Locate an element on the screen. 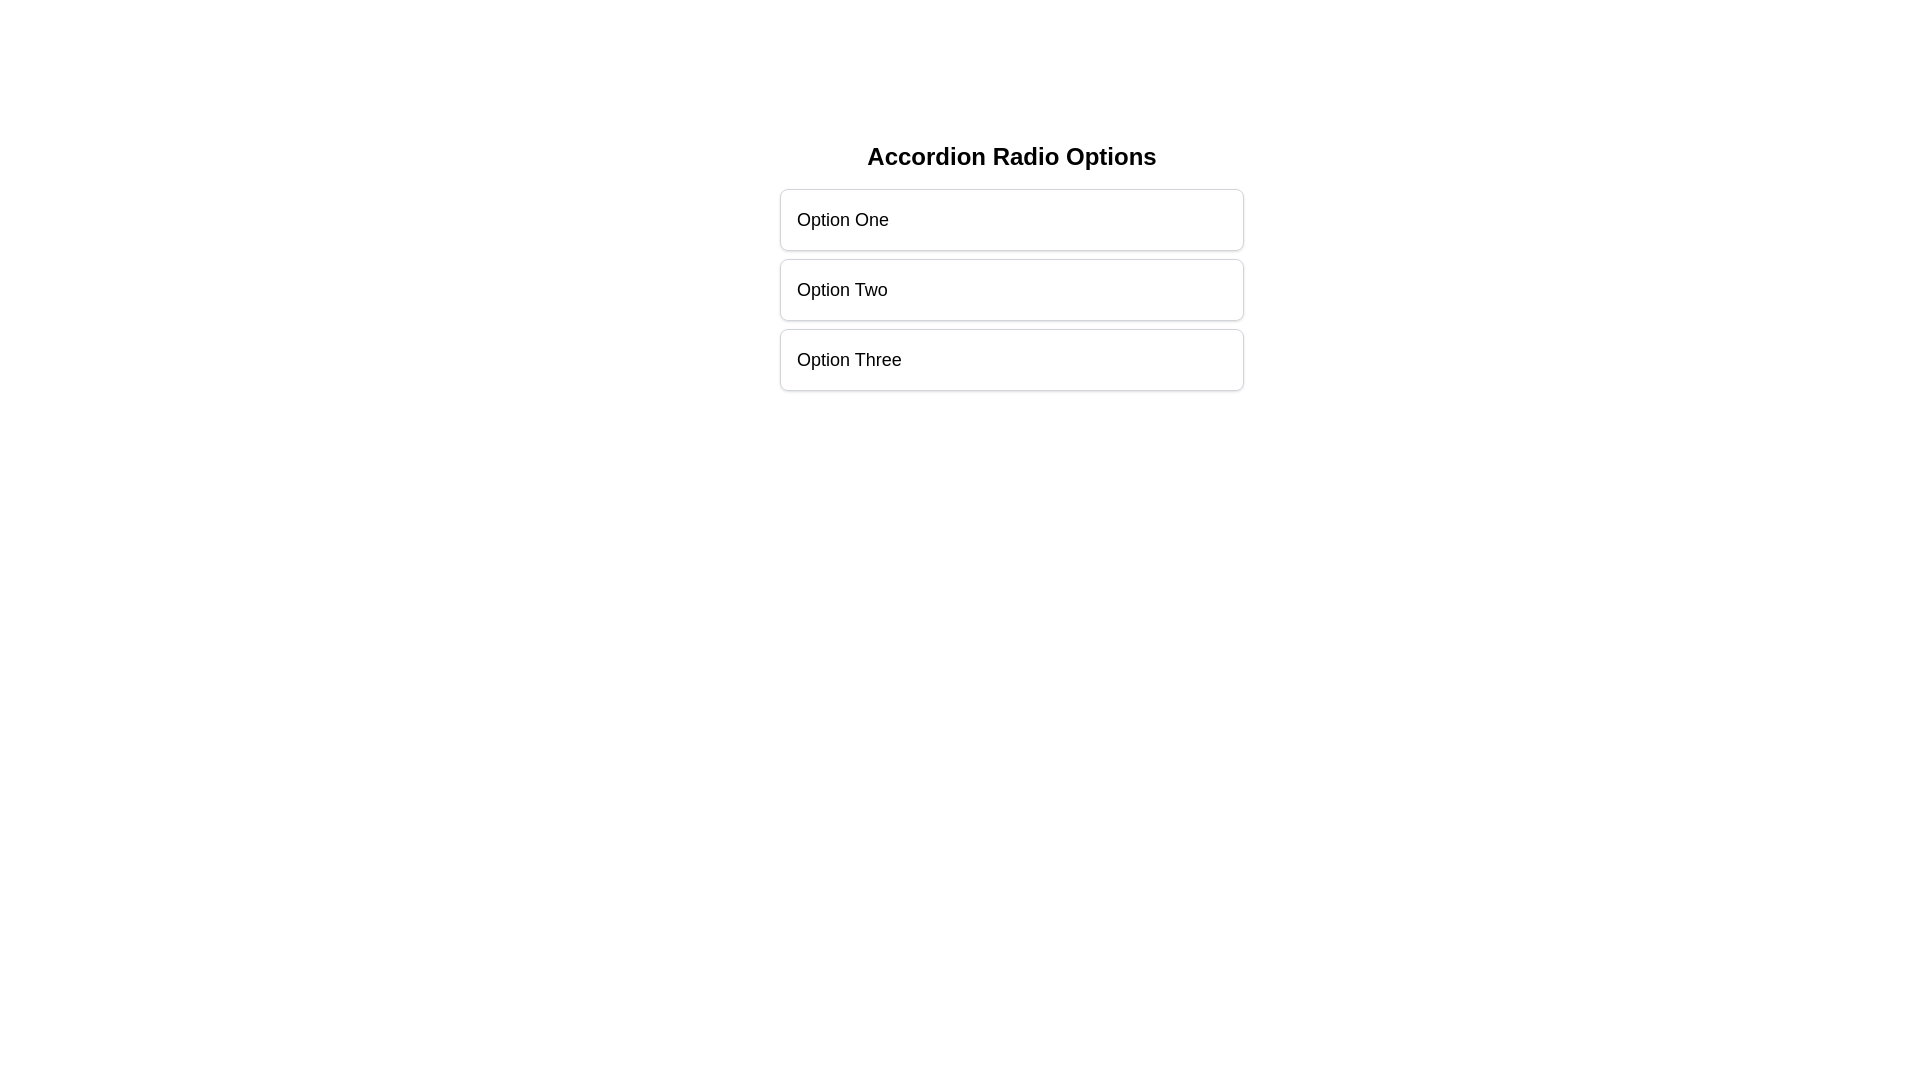 The width and height of the screenshot is (1920, 1080). the first selectable option labeled 'Option One' is located at coordinates (1012, 219).